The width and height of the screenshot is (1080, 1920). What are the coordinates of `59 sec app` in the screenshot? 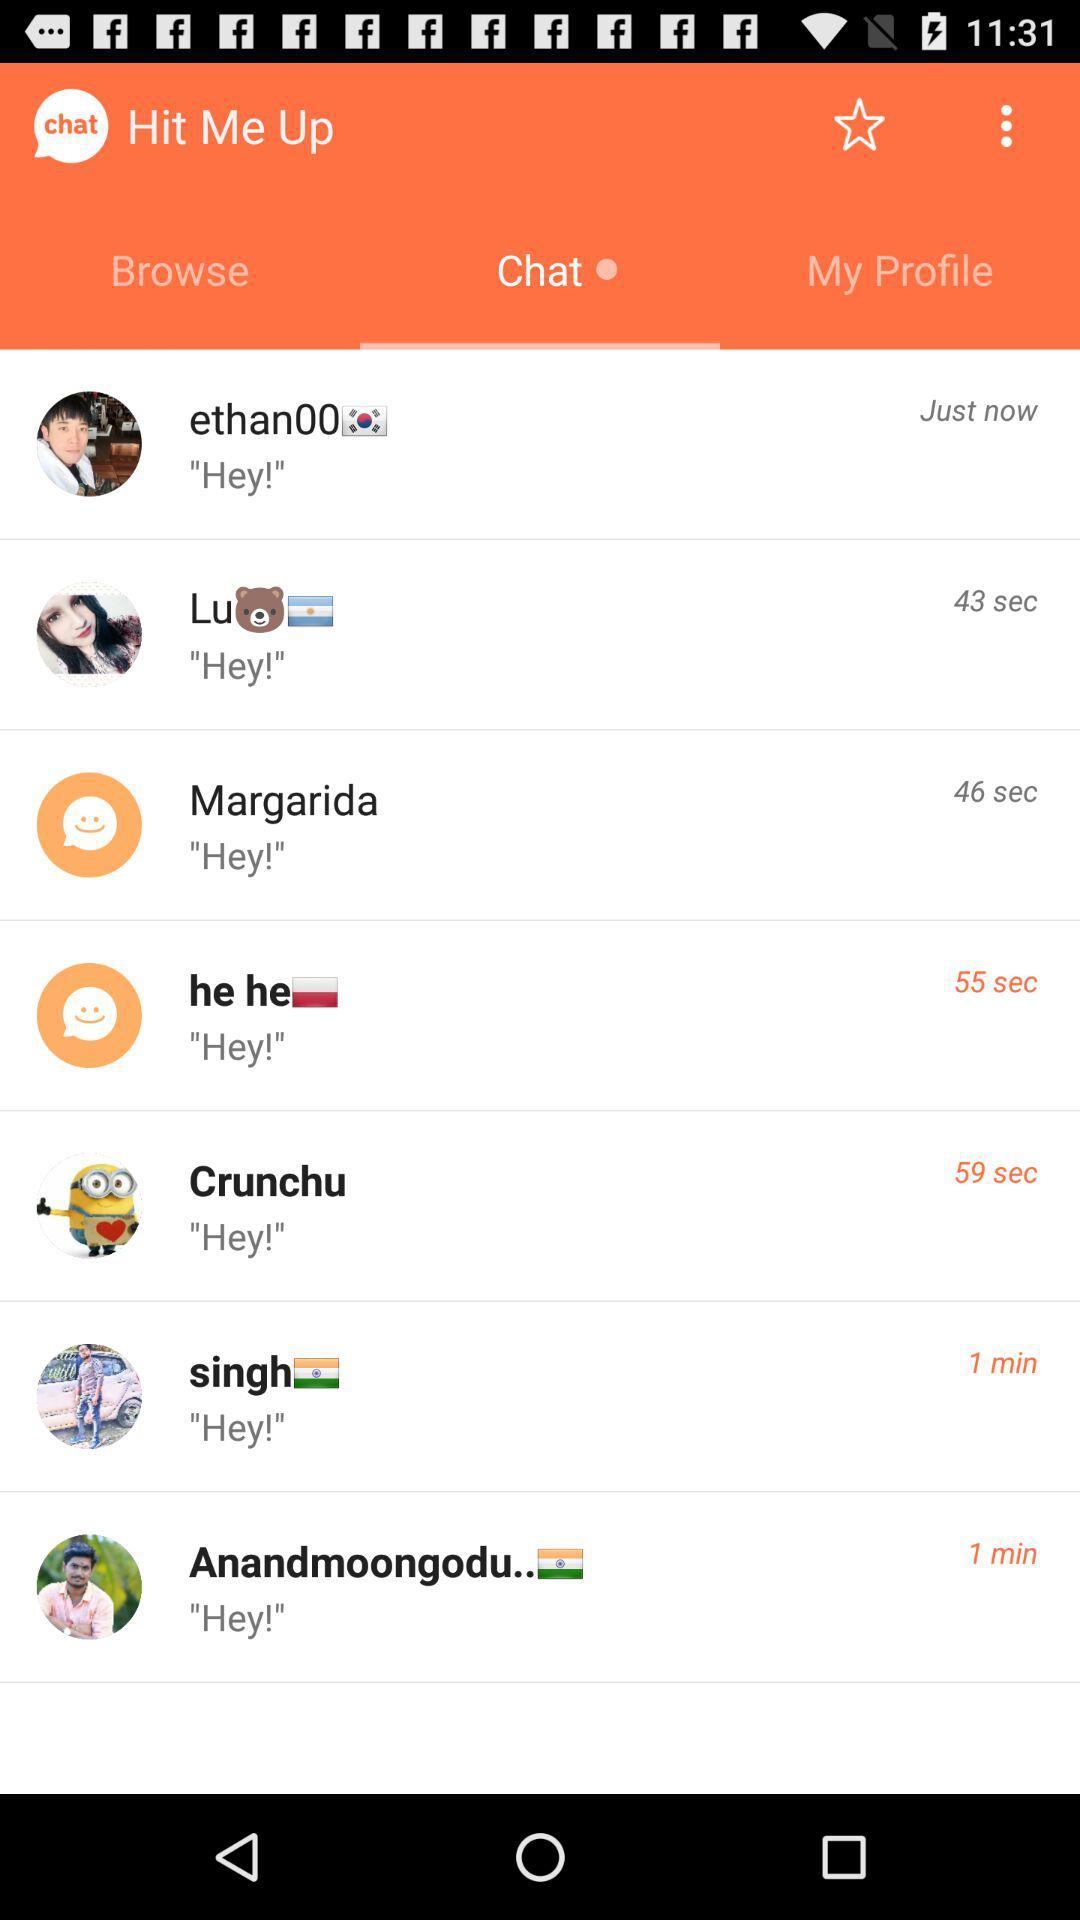 It's located at (995, 1171).